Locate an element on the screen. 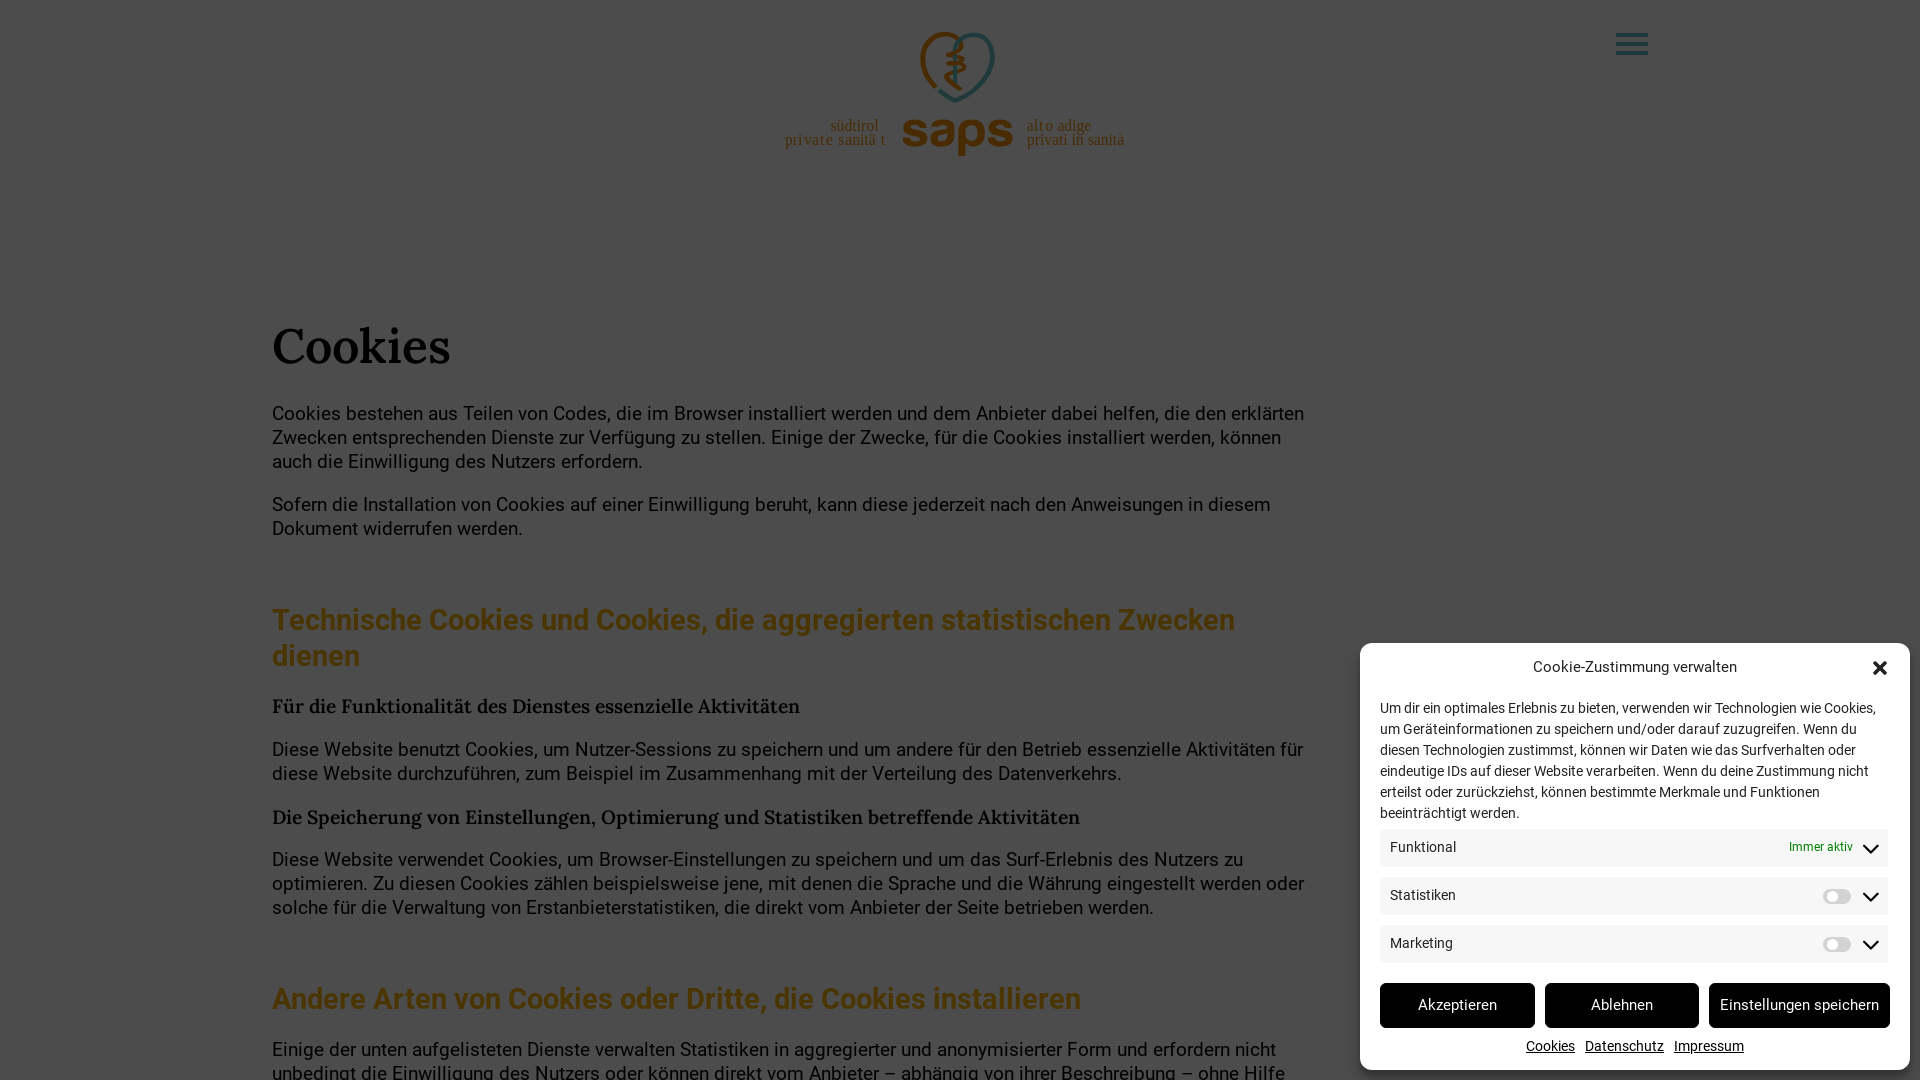 This screenshot has height=1080, width=1920. 'Akzeptieren' is located at coordinates (1457, 1004).